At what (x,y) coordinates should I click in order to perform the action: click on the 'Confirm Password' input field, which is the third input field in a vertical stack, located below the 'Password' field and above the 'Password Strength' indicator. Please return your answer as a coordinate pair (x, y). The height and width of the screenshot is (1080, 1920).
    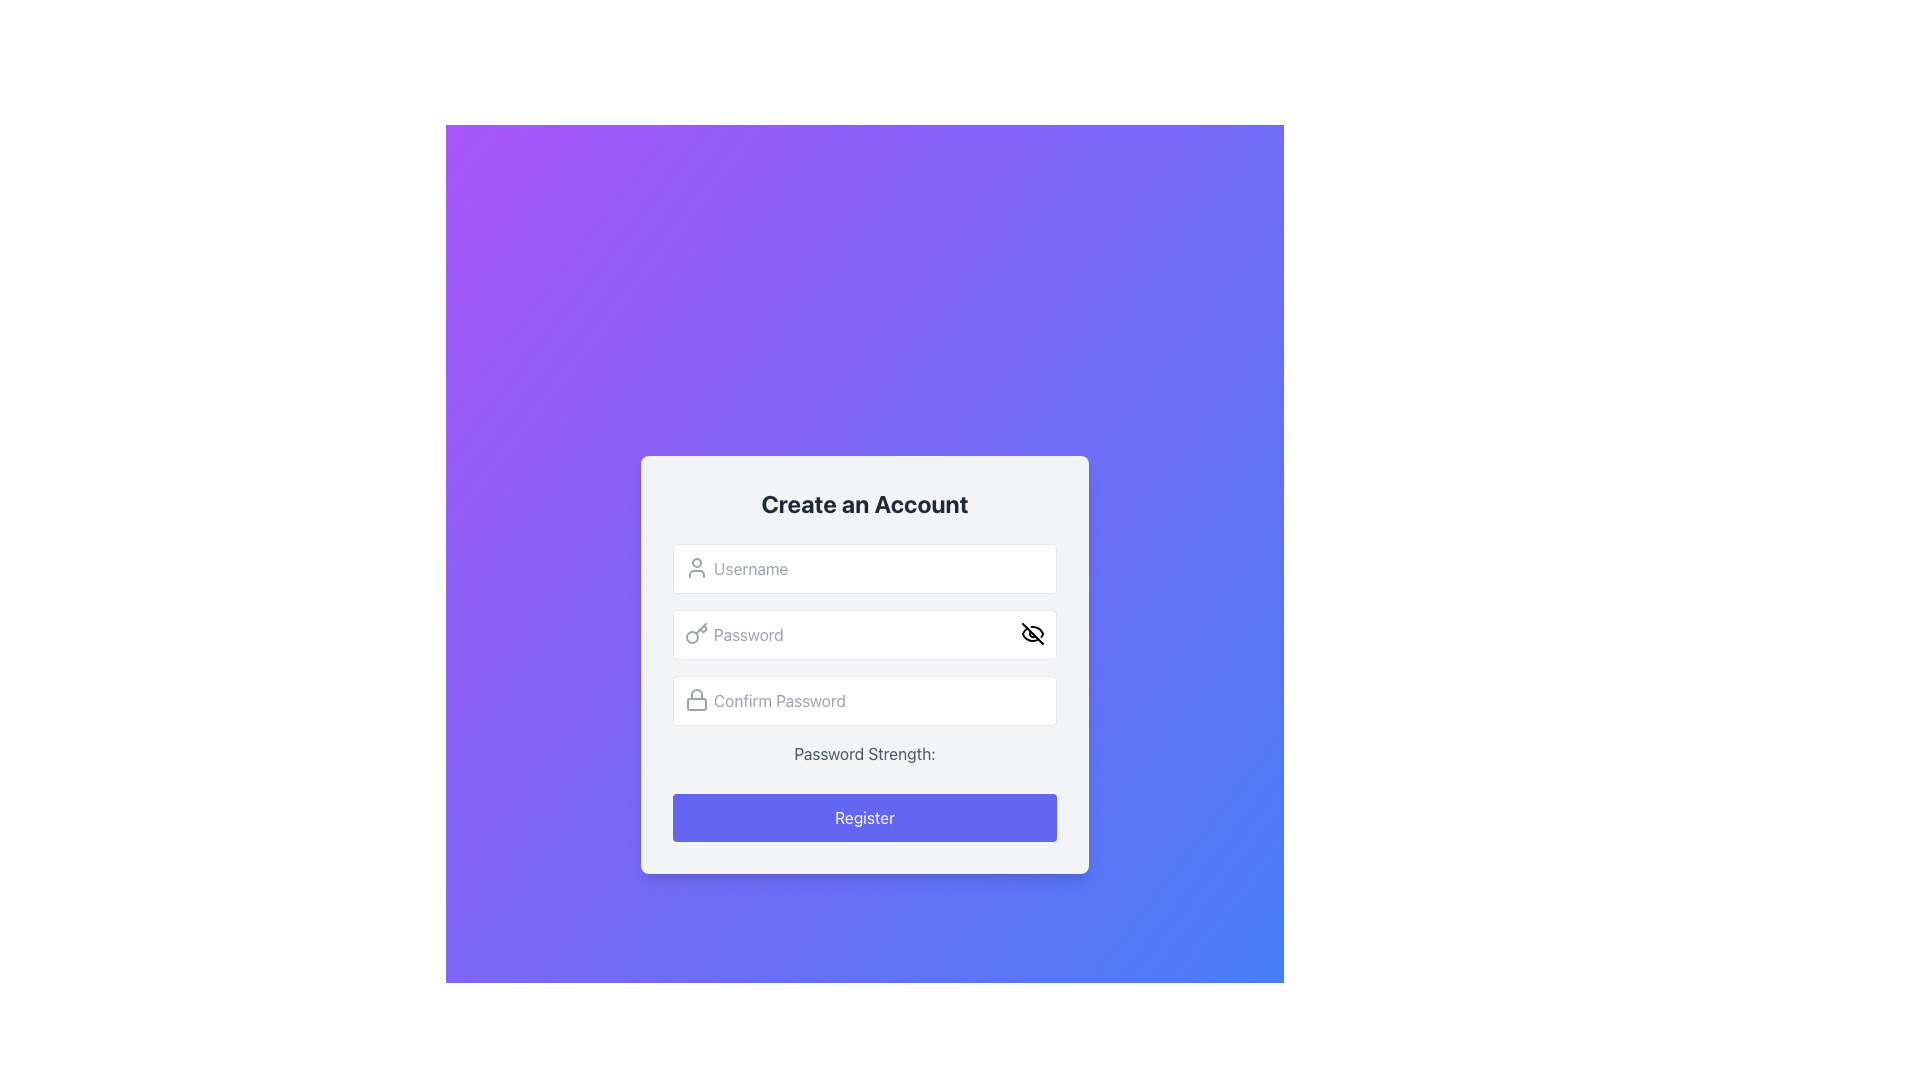
    Looking at the image, I should click on (864, 700).